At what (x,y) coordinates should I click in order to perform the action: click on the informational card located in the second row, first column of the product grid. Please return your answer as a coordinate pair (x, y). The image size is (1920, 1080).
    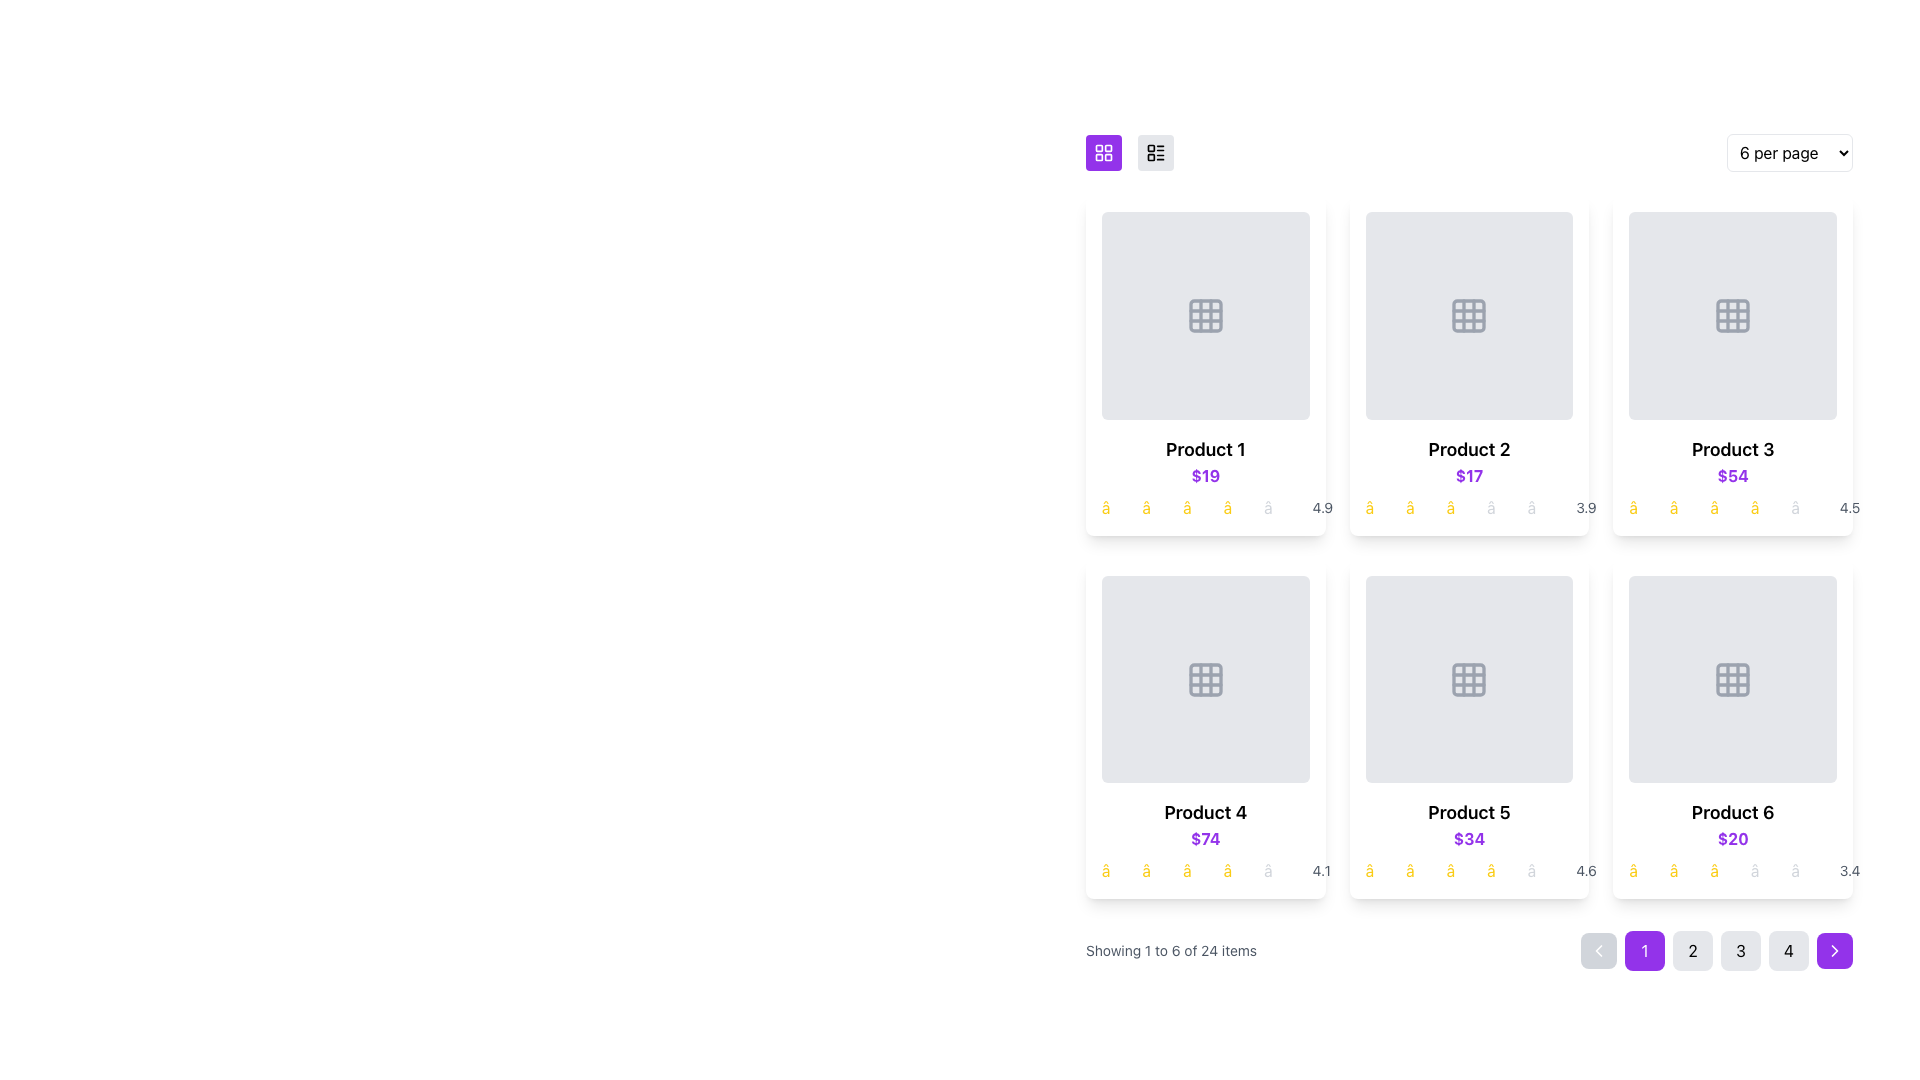
    Looking at the image, I should click on (1204, 729).